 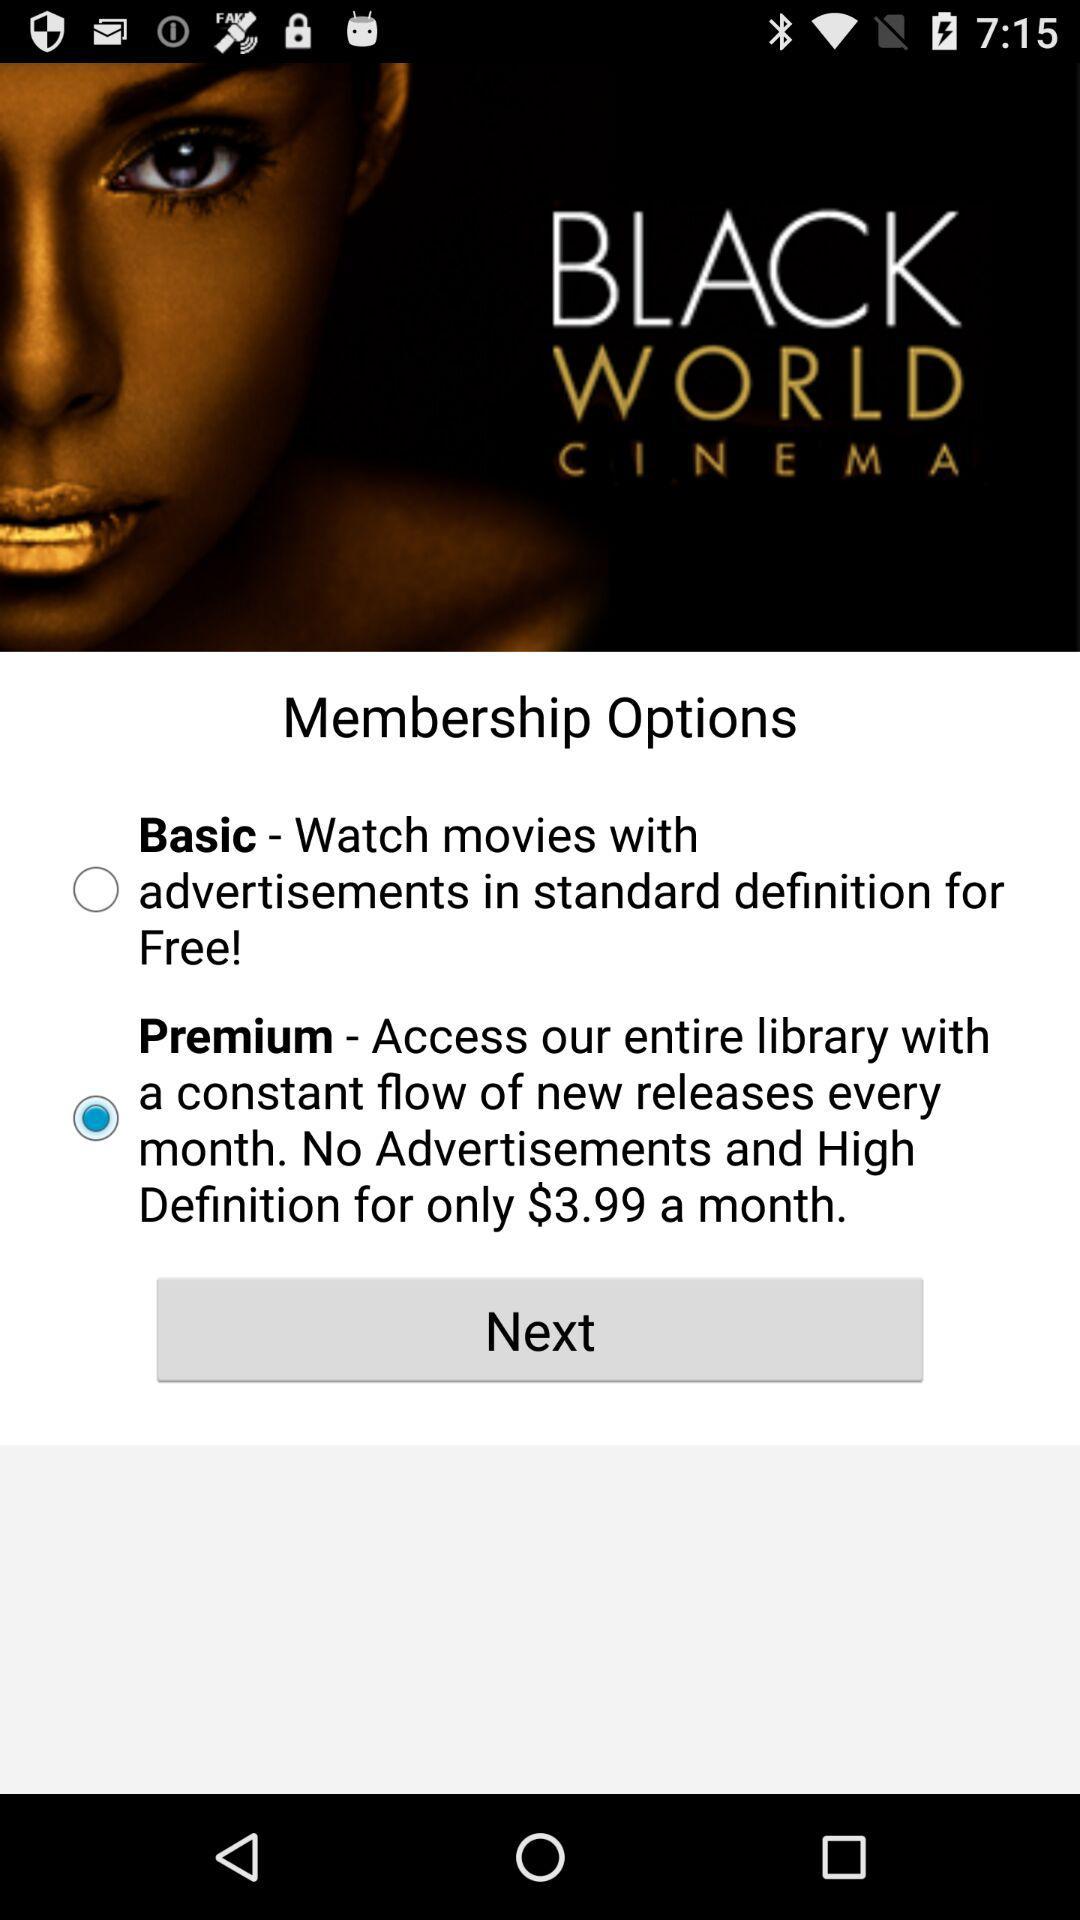 What do you see at coordinates (540, 1117) in the screenshot?
I see `the radio button below the basic watch movies radio button` at bounding box center [540, 1117].